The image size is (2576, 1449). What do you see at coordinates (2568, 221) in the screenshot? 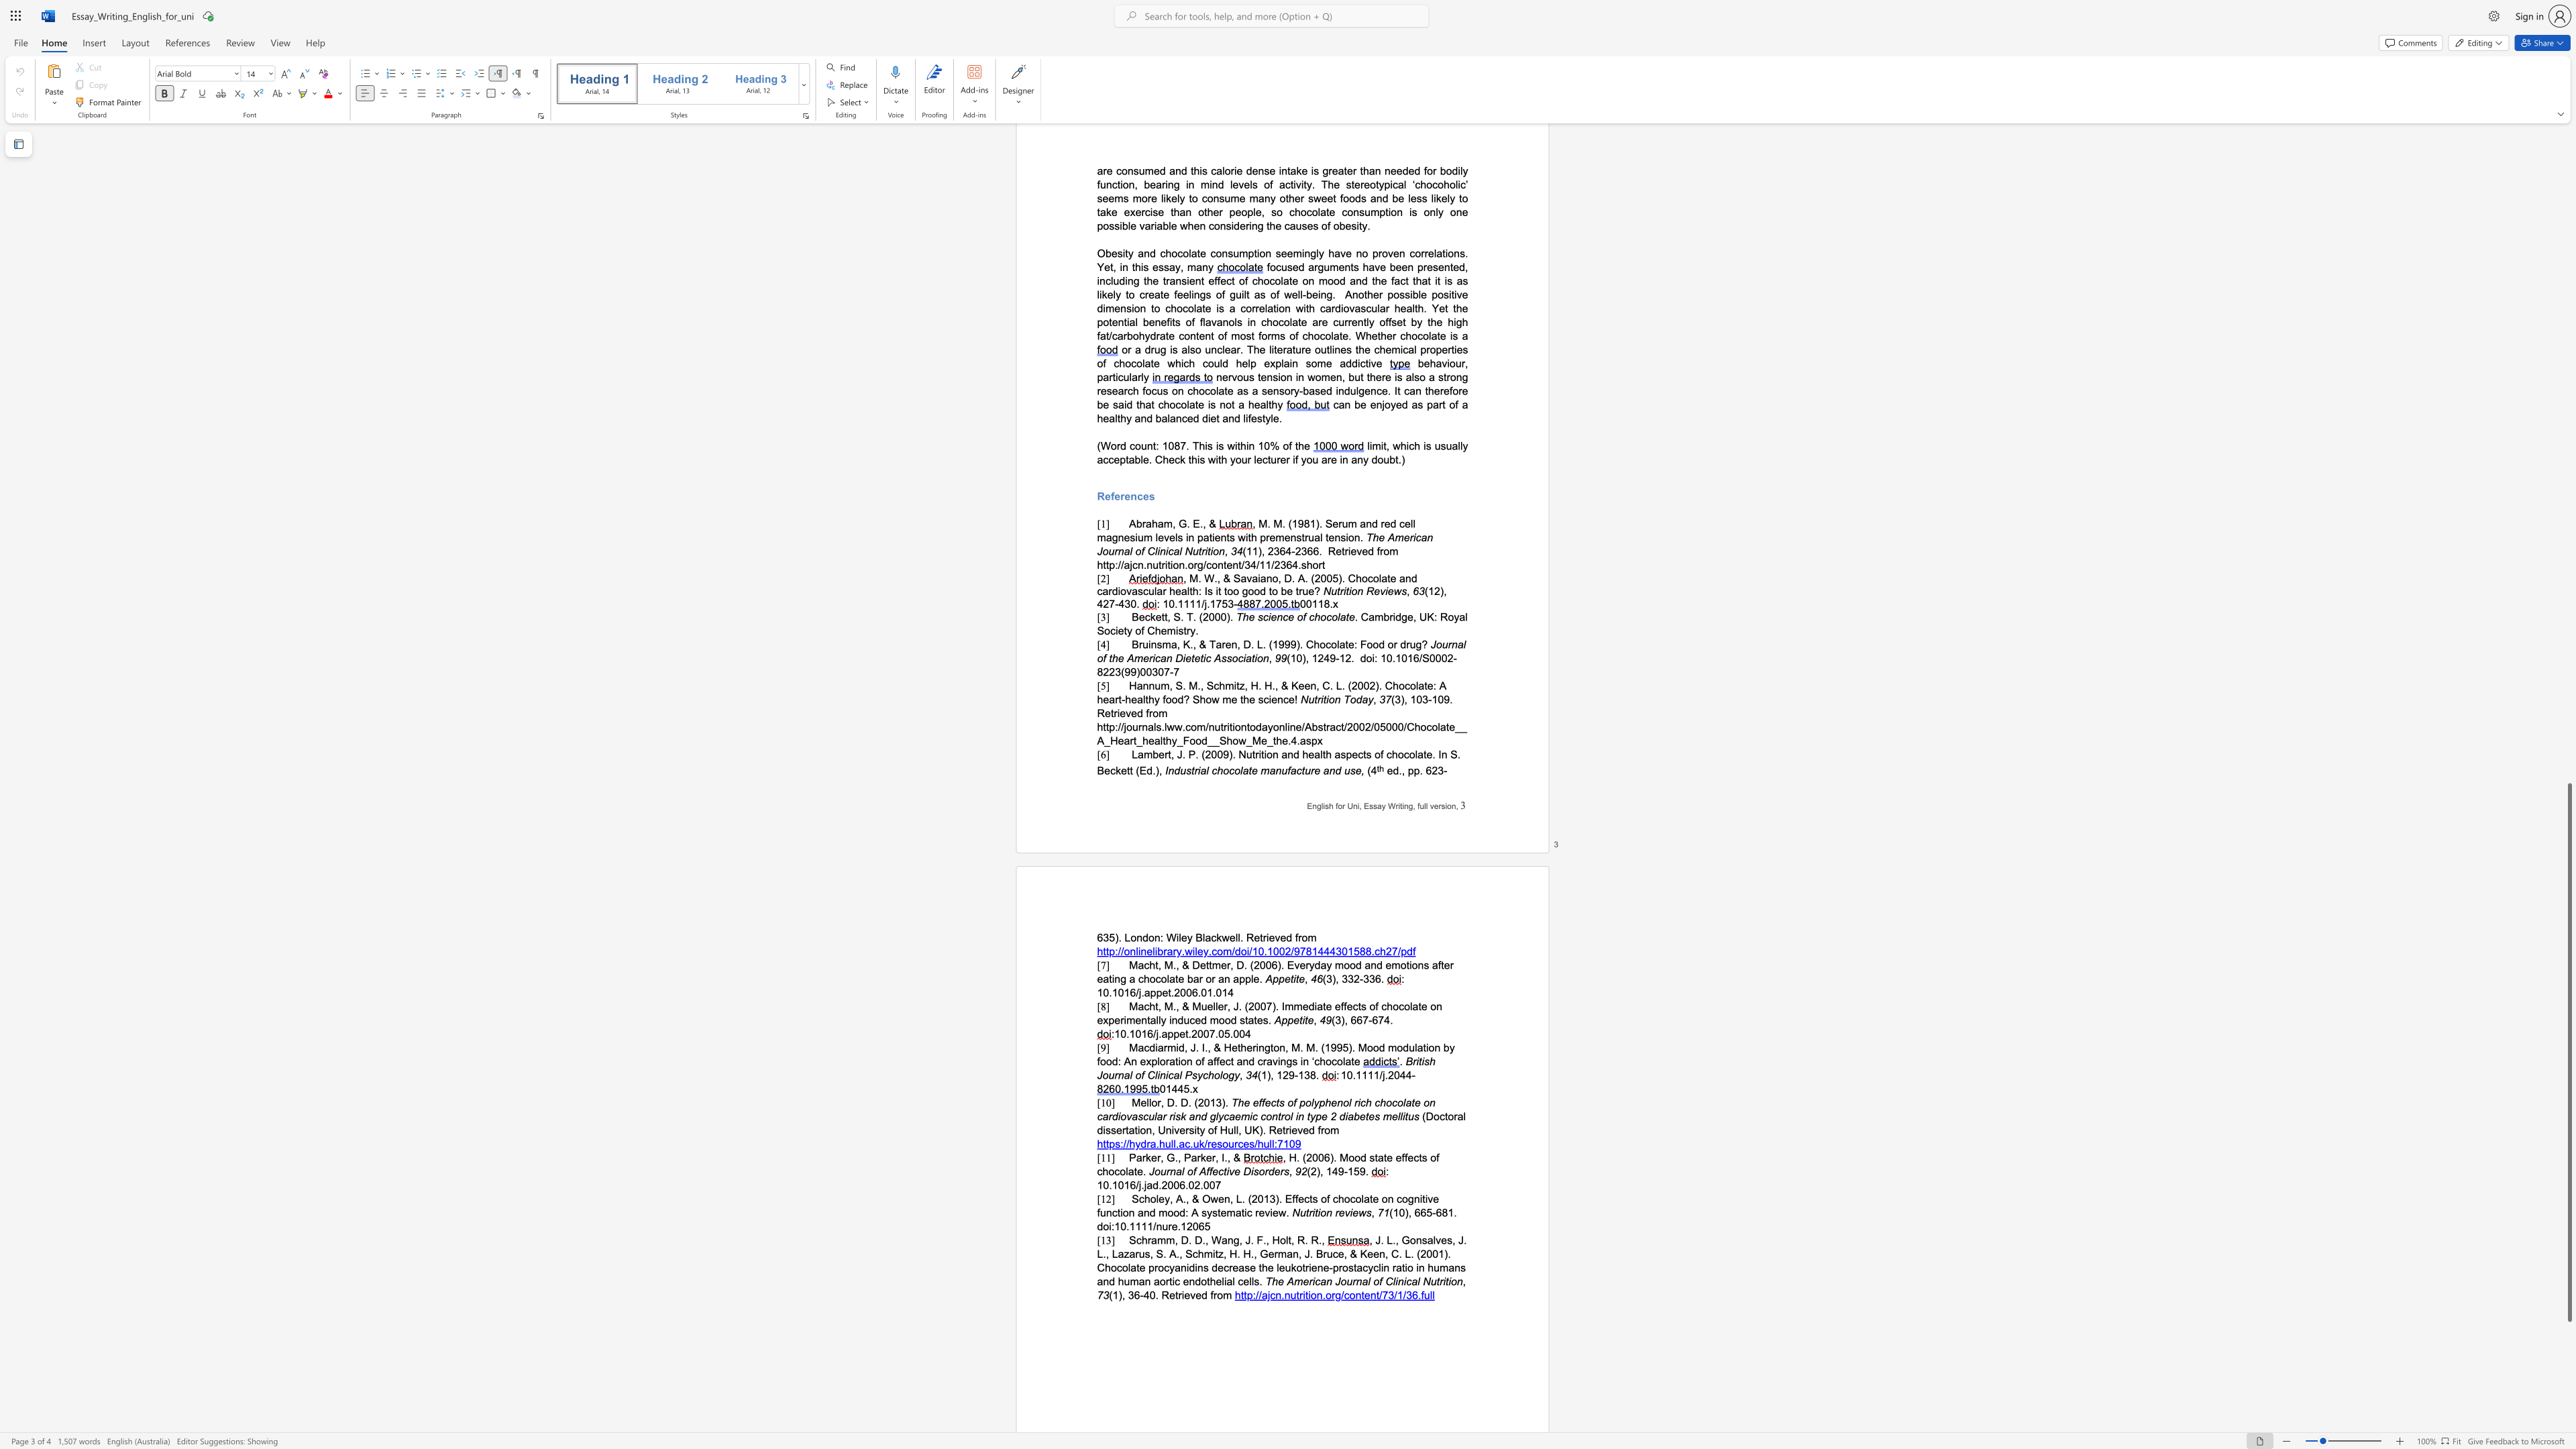
I see `the scrollbar` at bounding box center [2568, 221].